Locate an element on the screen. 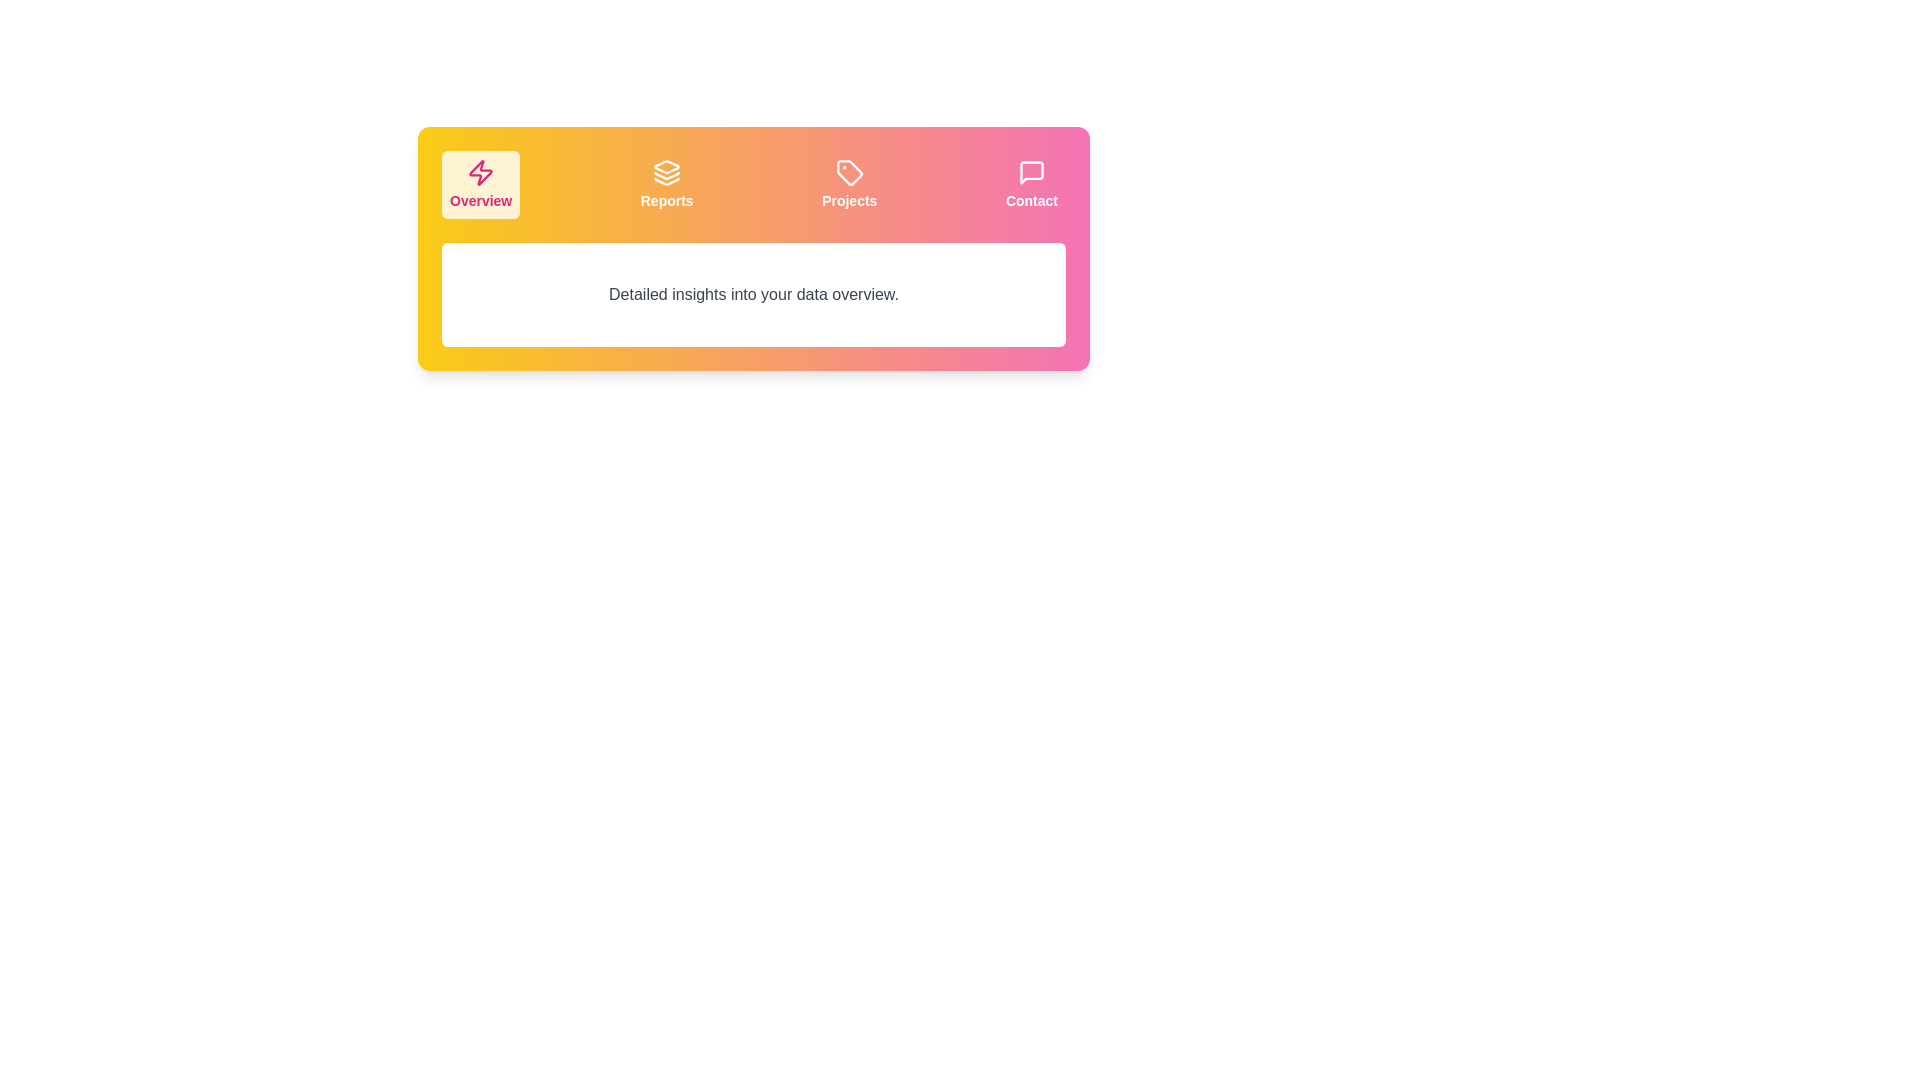  the speech bubble icon located at the top-right corner of the horizontal navigation menu, above the 'Contact' text label is located at coordinates (1032, 172).